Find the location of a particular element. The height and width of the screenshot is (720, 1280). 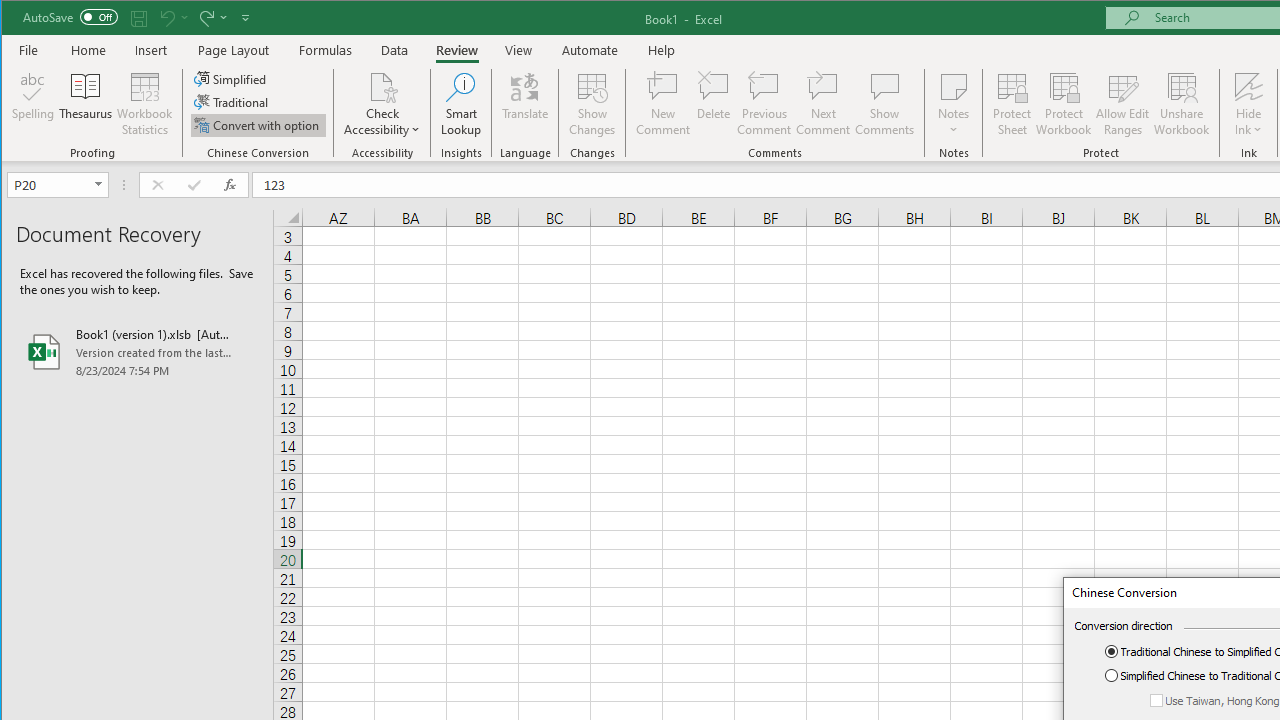

'Book1 (version 1).xlsb  [AutoRecovered]' is located at coordinates (136, 351).